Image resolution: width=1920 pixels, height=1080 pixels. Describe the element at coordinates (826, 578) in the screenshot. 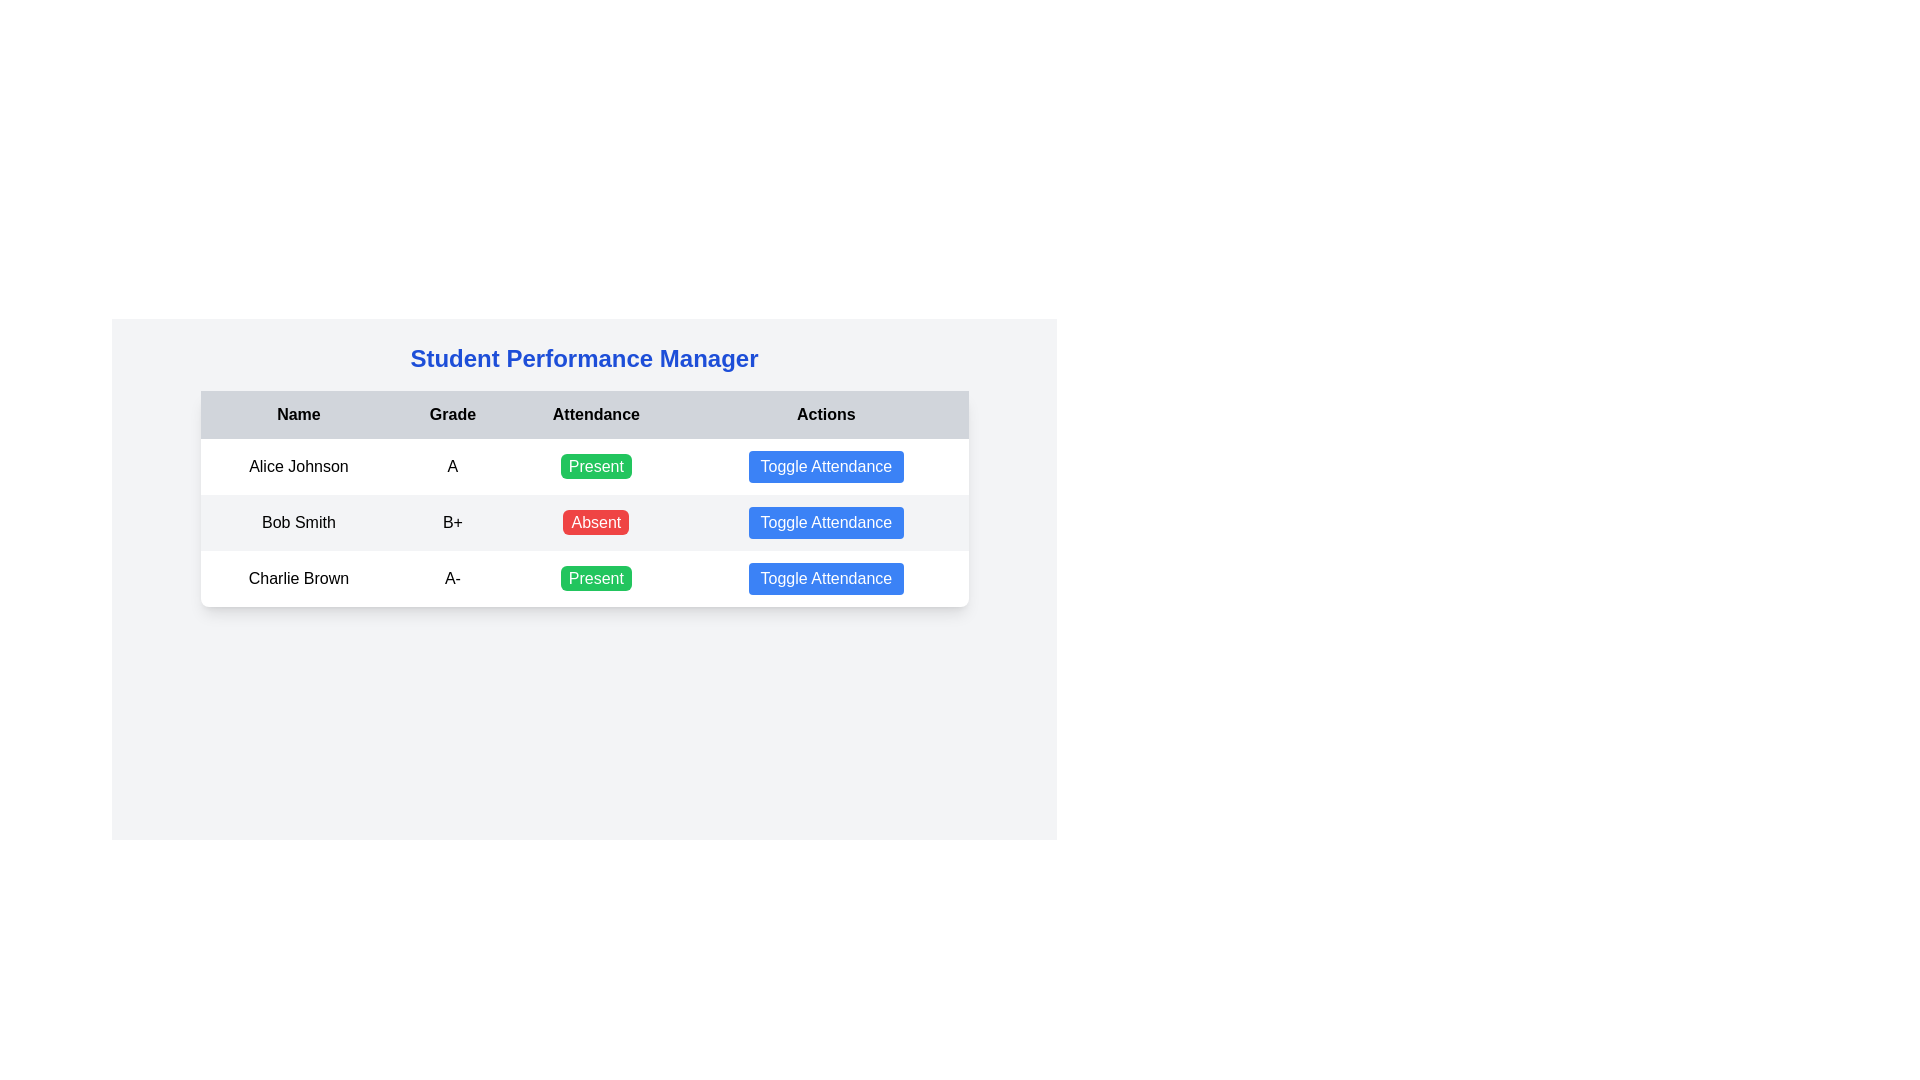

I see `the 'Toggle Attendance' button for keyboard navigation` at that location.